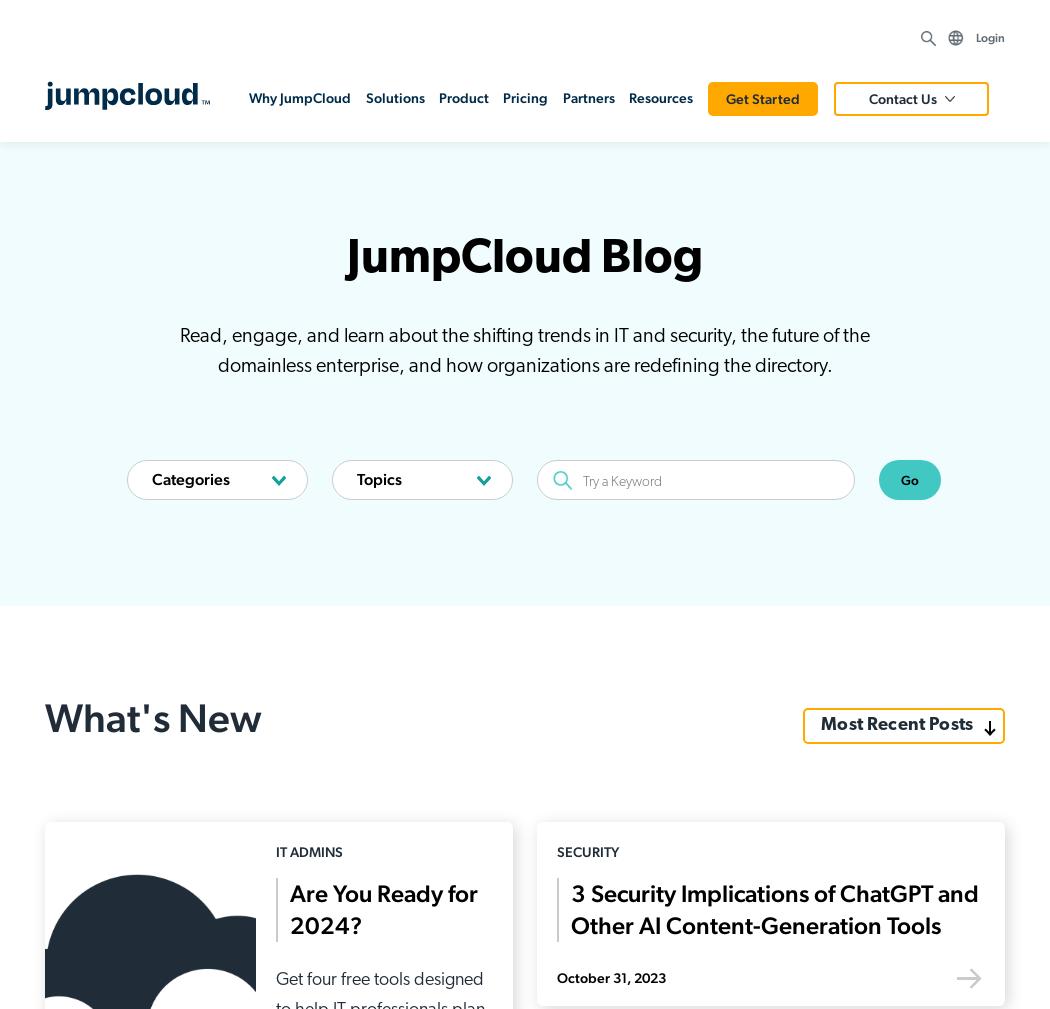 The width and height of the screenshot is (1050, 1009). I want to click on 'JumpCloud Knowledge Base', so click(842, 802).